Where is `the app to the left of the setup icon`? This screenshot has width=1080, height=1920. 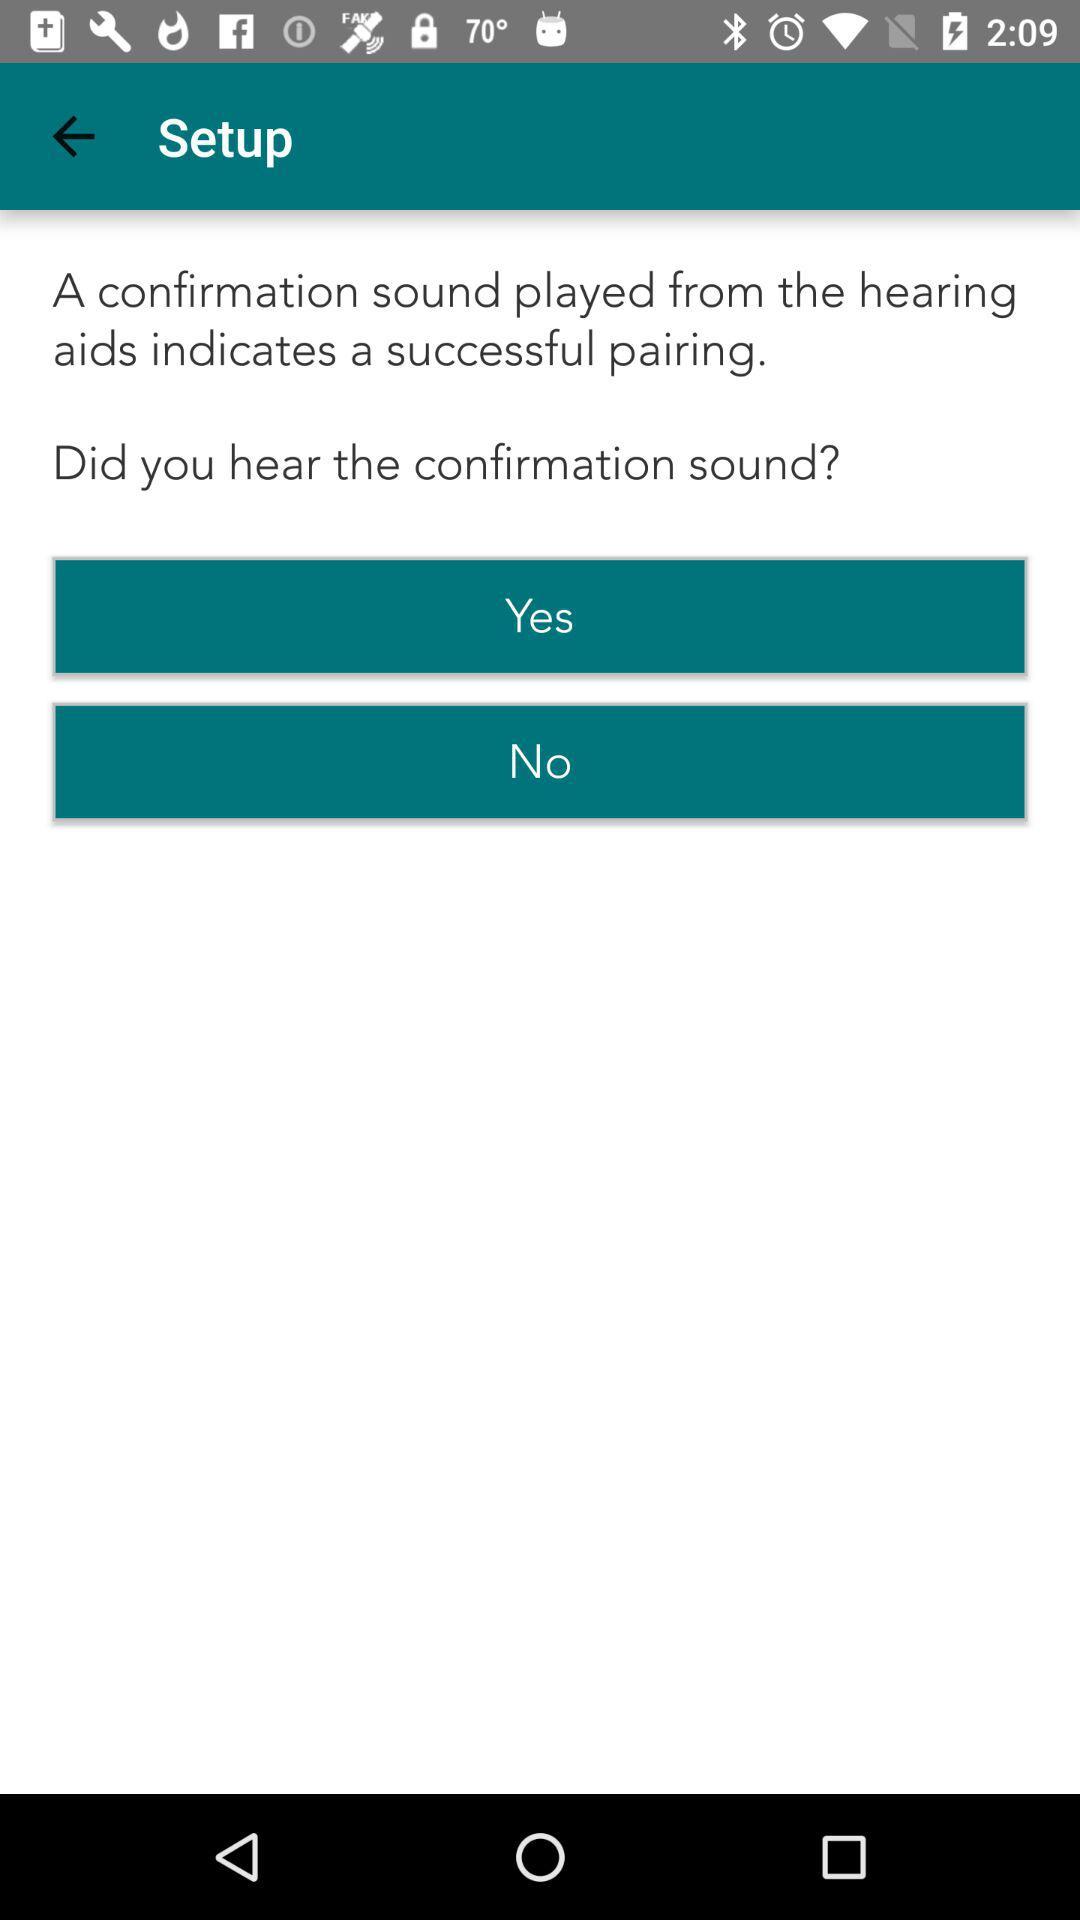 the app to the left of the setup icon is located at coordinates (72, 135).